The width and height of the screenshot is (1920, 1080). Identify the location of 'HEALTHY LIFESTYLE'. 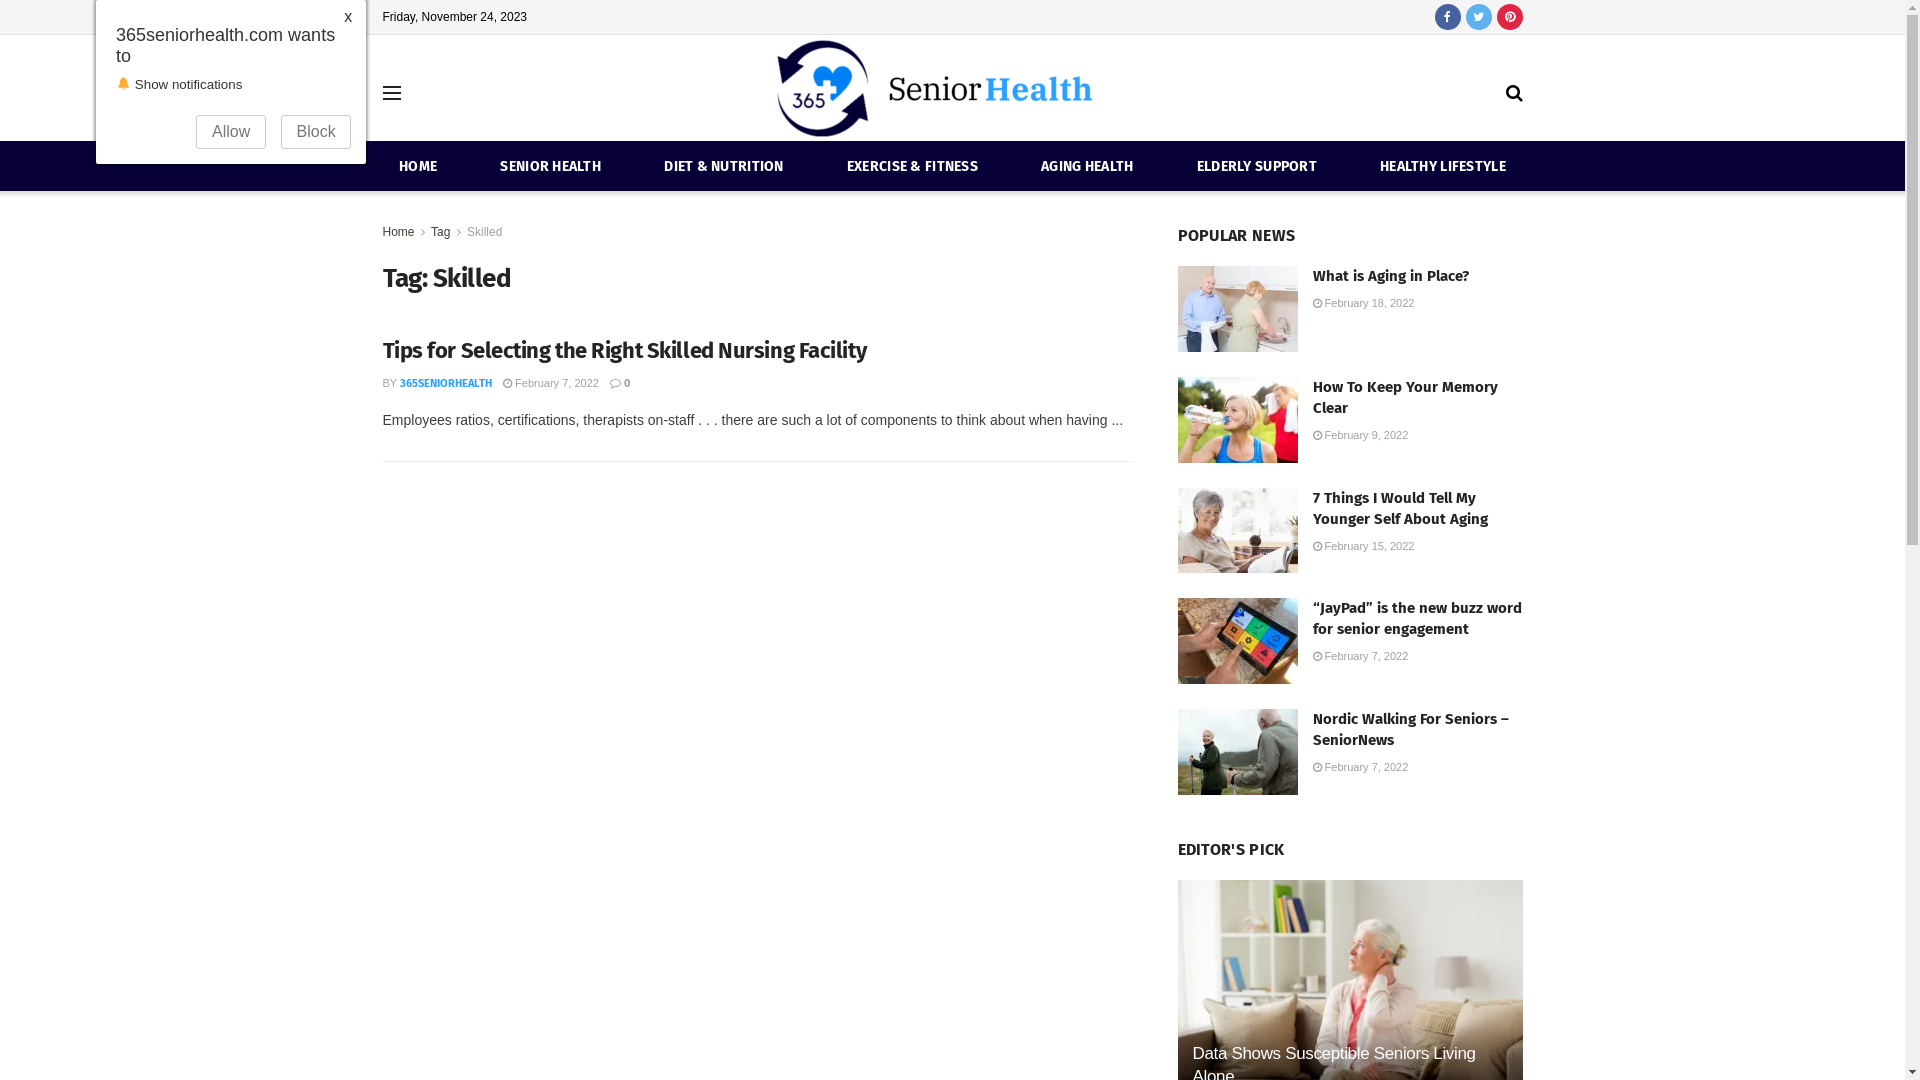
(1443, 165).